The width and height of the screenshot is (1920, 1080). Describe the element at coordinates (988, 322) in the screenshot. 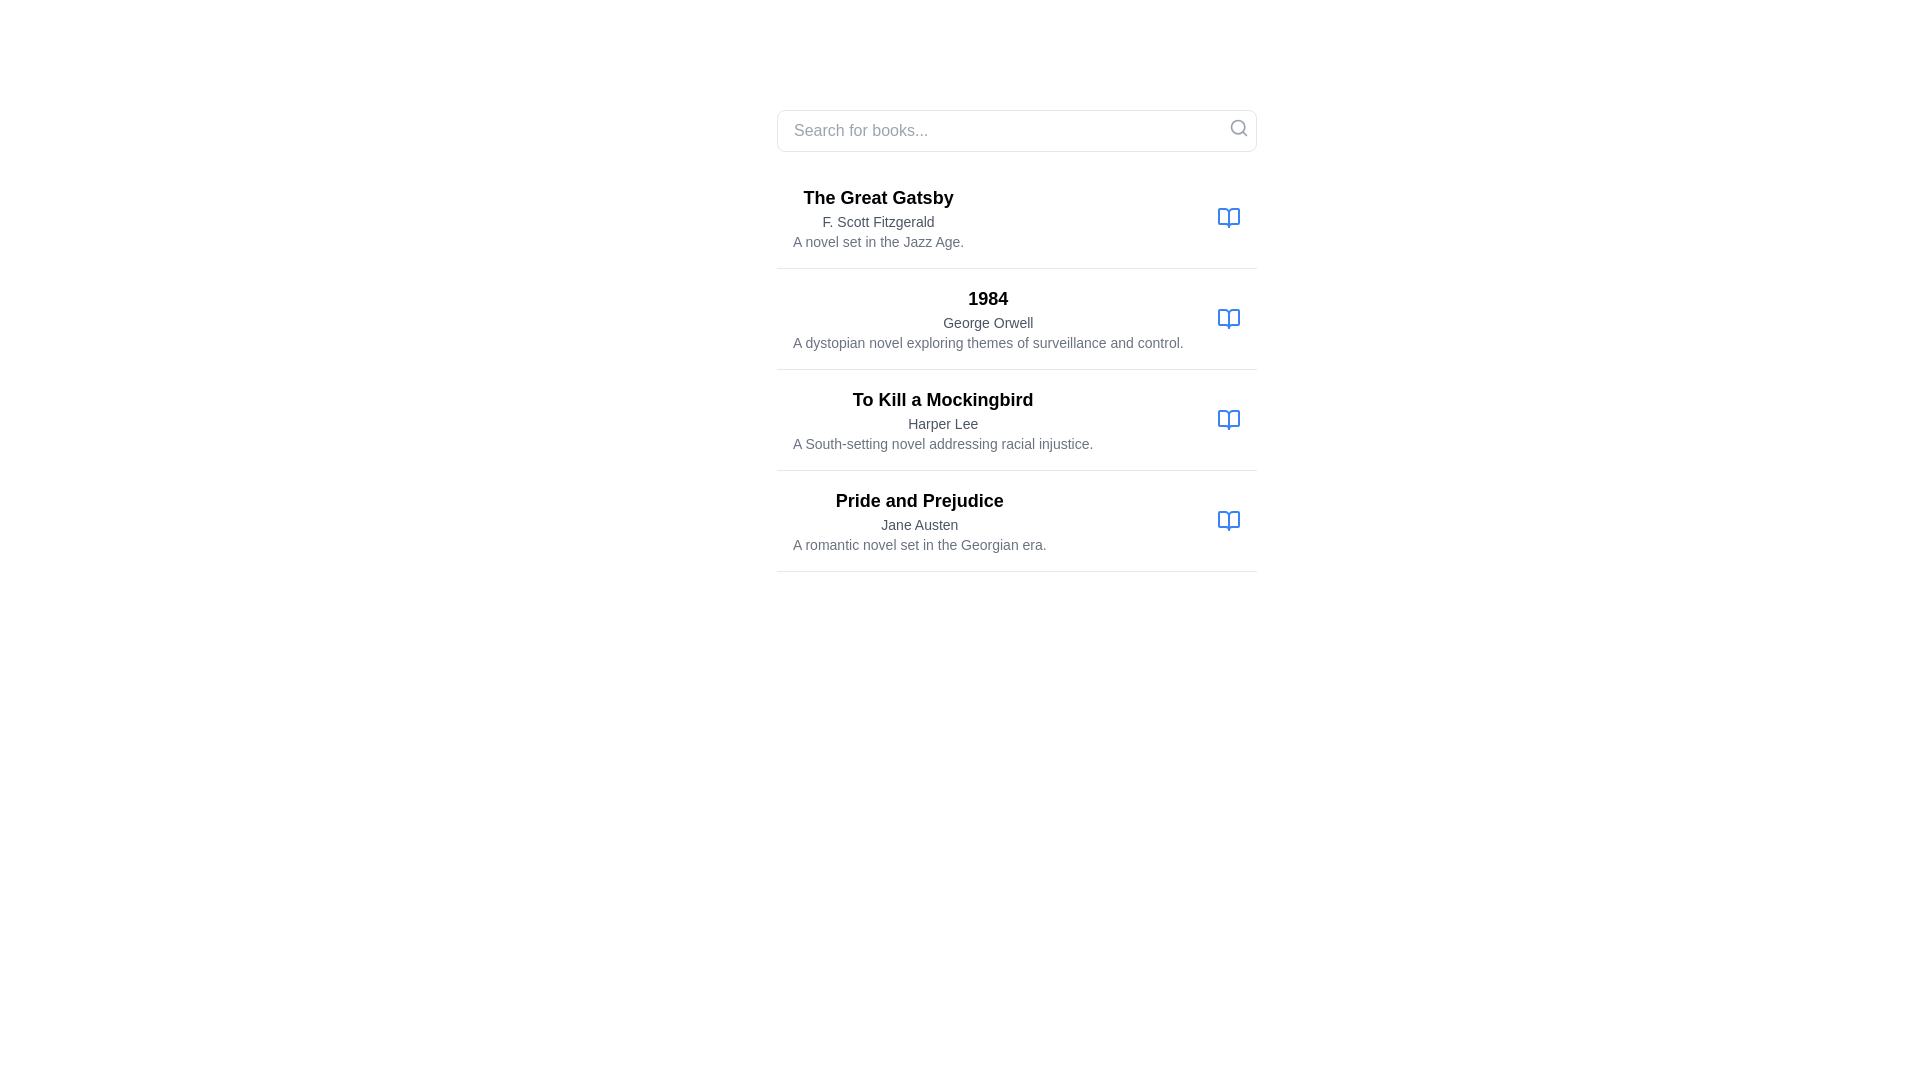

I see `the text label displaying 'George Orwell' located beneath the title '1984' in a smaller and lighter font` at that location.